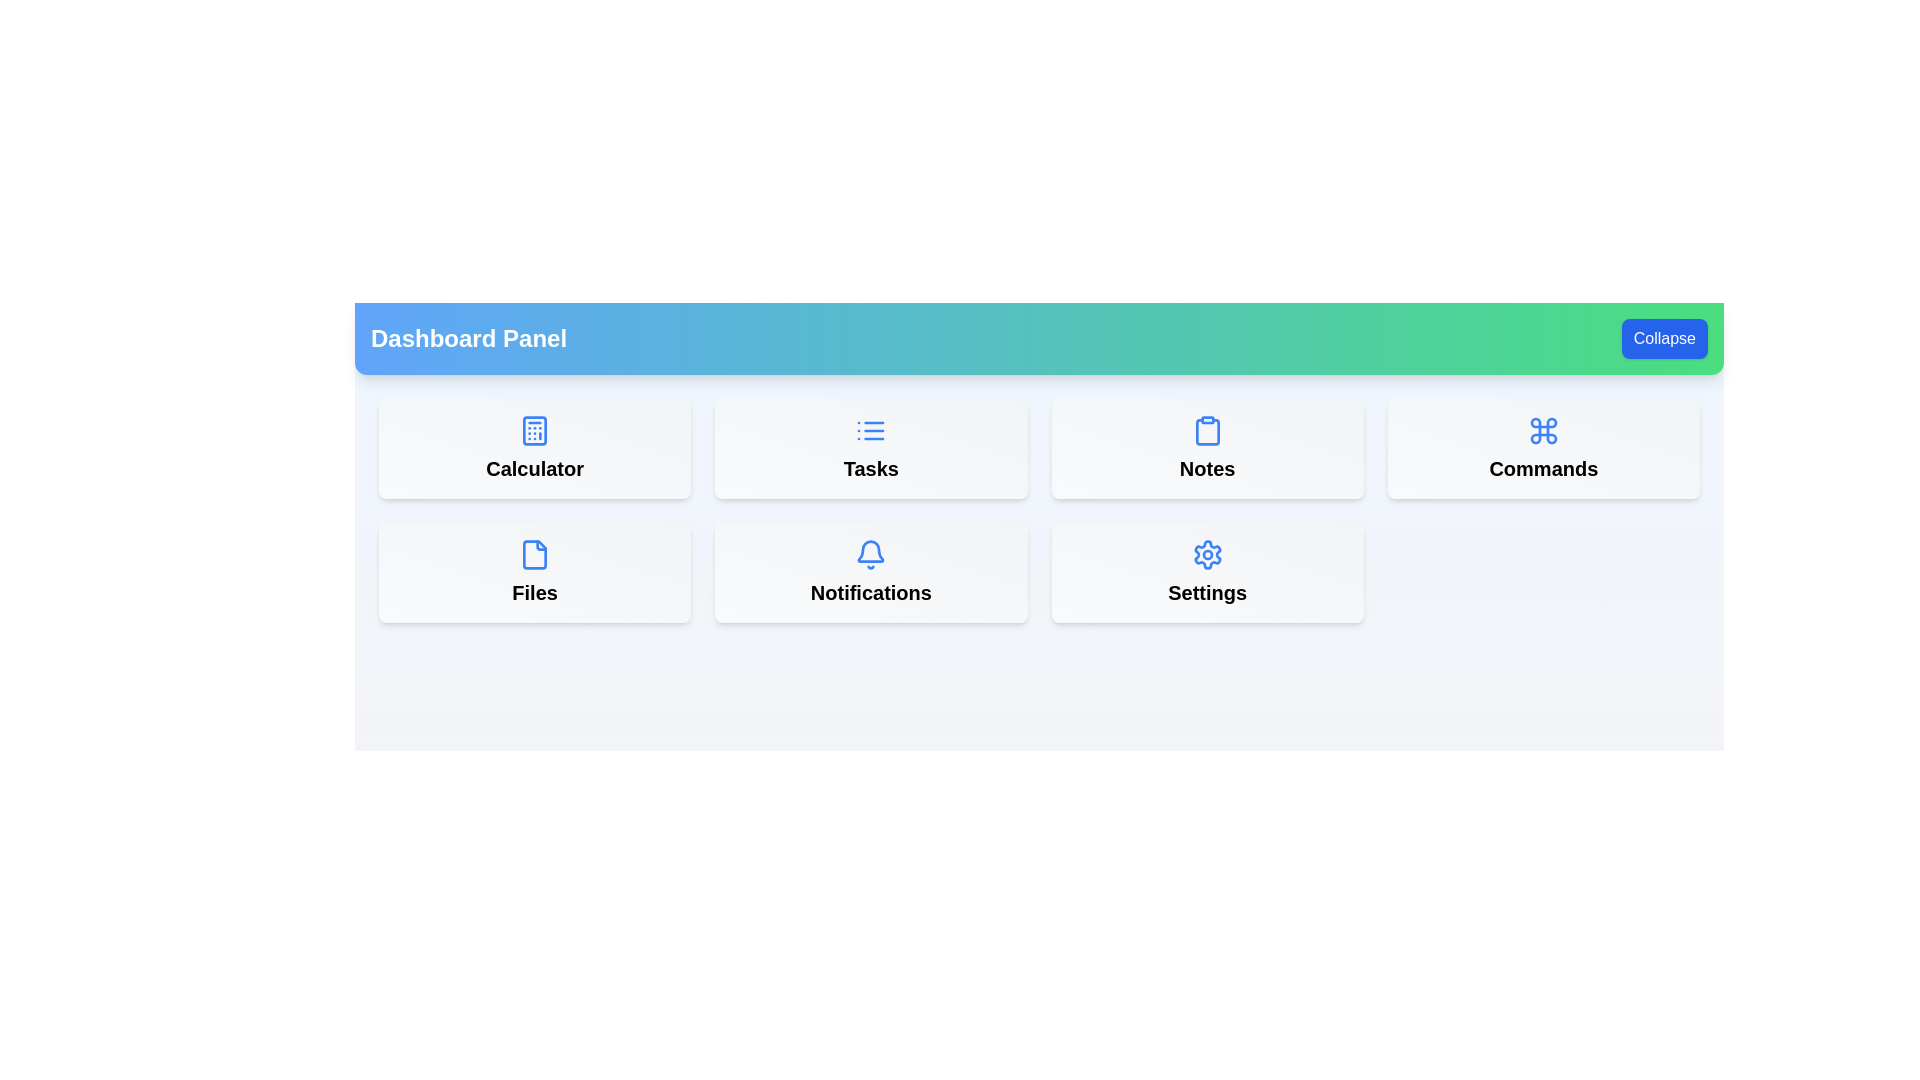 Image resolution: width=1920 pixels, height=1080 pixels. Describe the element at coordinates (1205, 447) in the screenshot. I see `the menu item labeled Notes` at that location.